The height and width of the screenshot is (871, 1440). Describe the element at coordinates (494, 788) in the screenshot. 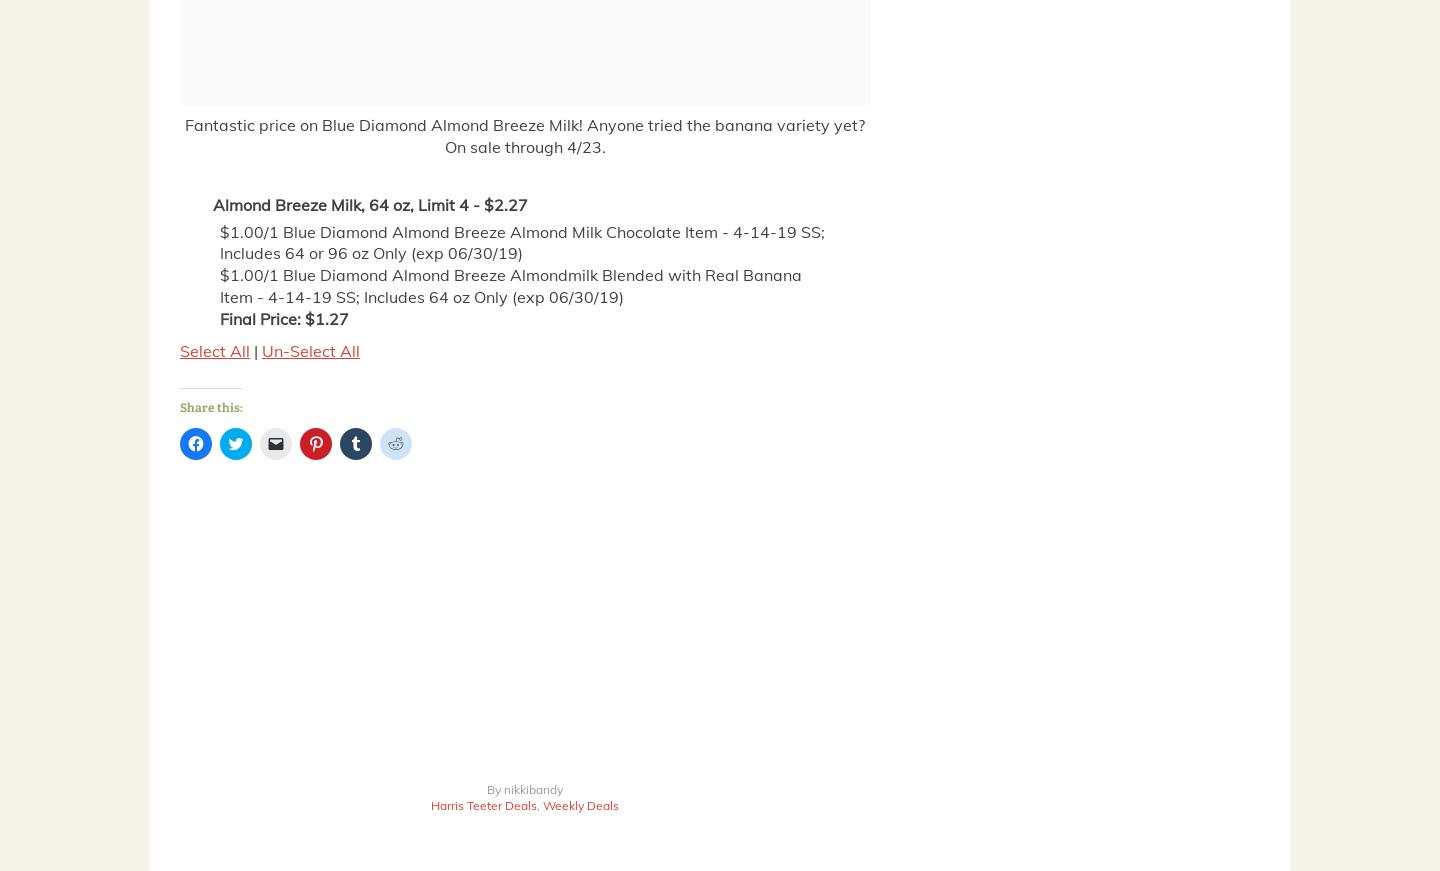

I see `'By'` at that location.